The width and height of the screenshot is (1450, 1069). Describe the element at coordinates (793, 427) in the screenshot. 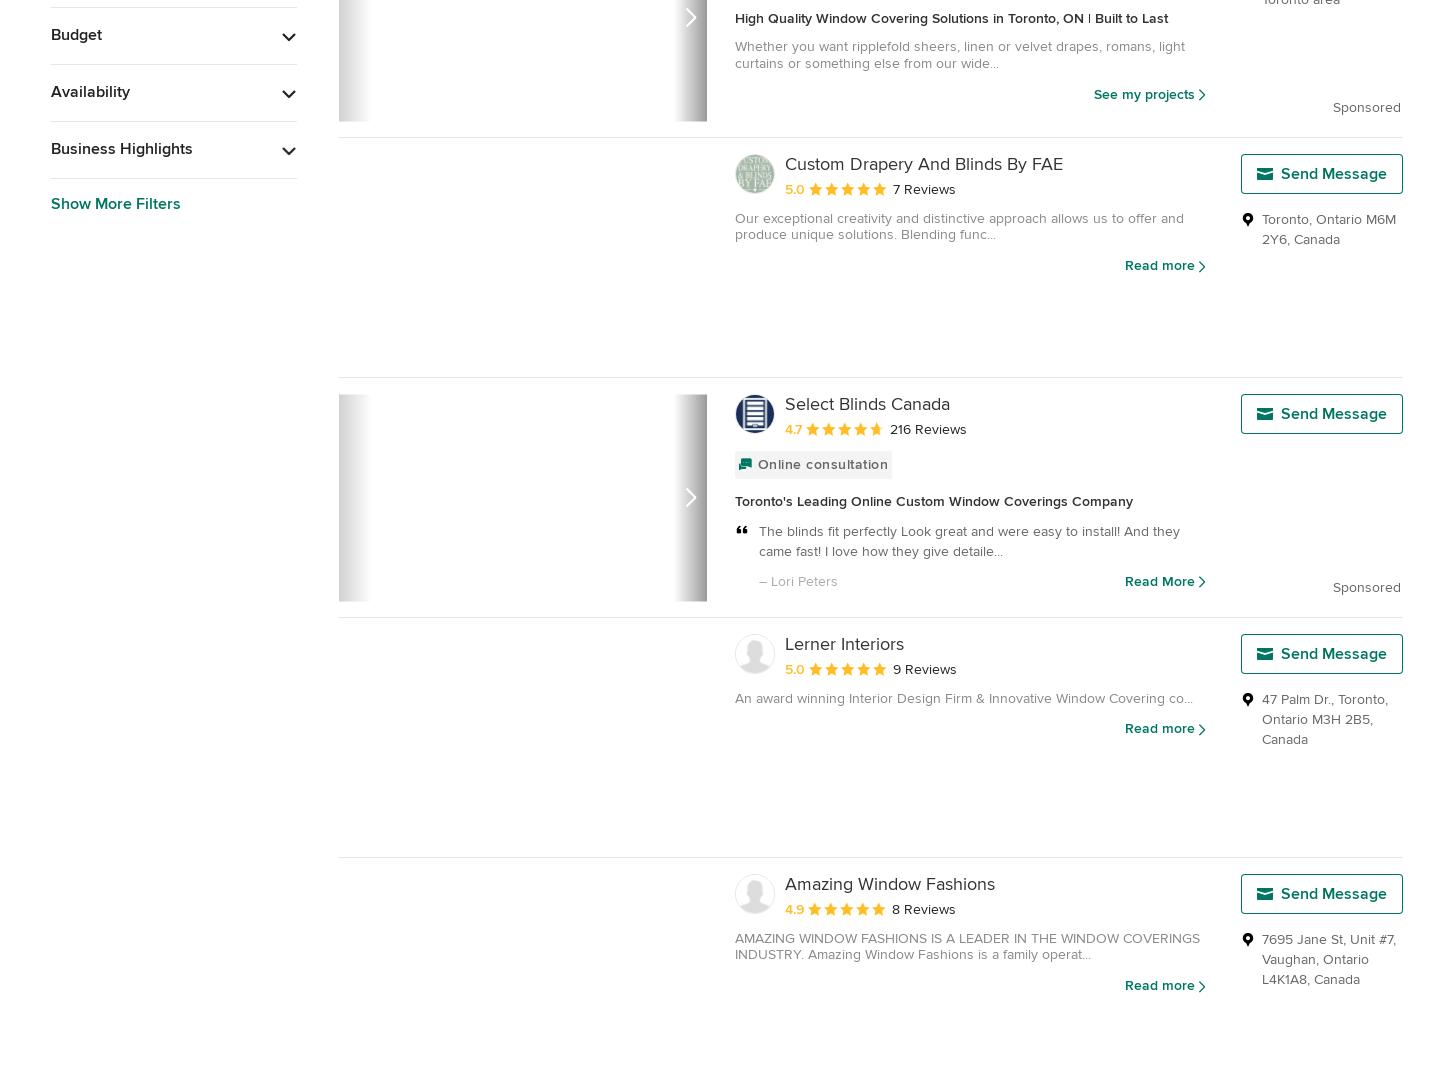

I see `'4.7'` at that location.